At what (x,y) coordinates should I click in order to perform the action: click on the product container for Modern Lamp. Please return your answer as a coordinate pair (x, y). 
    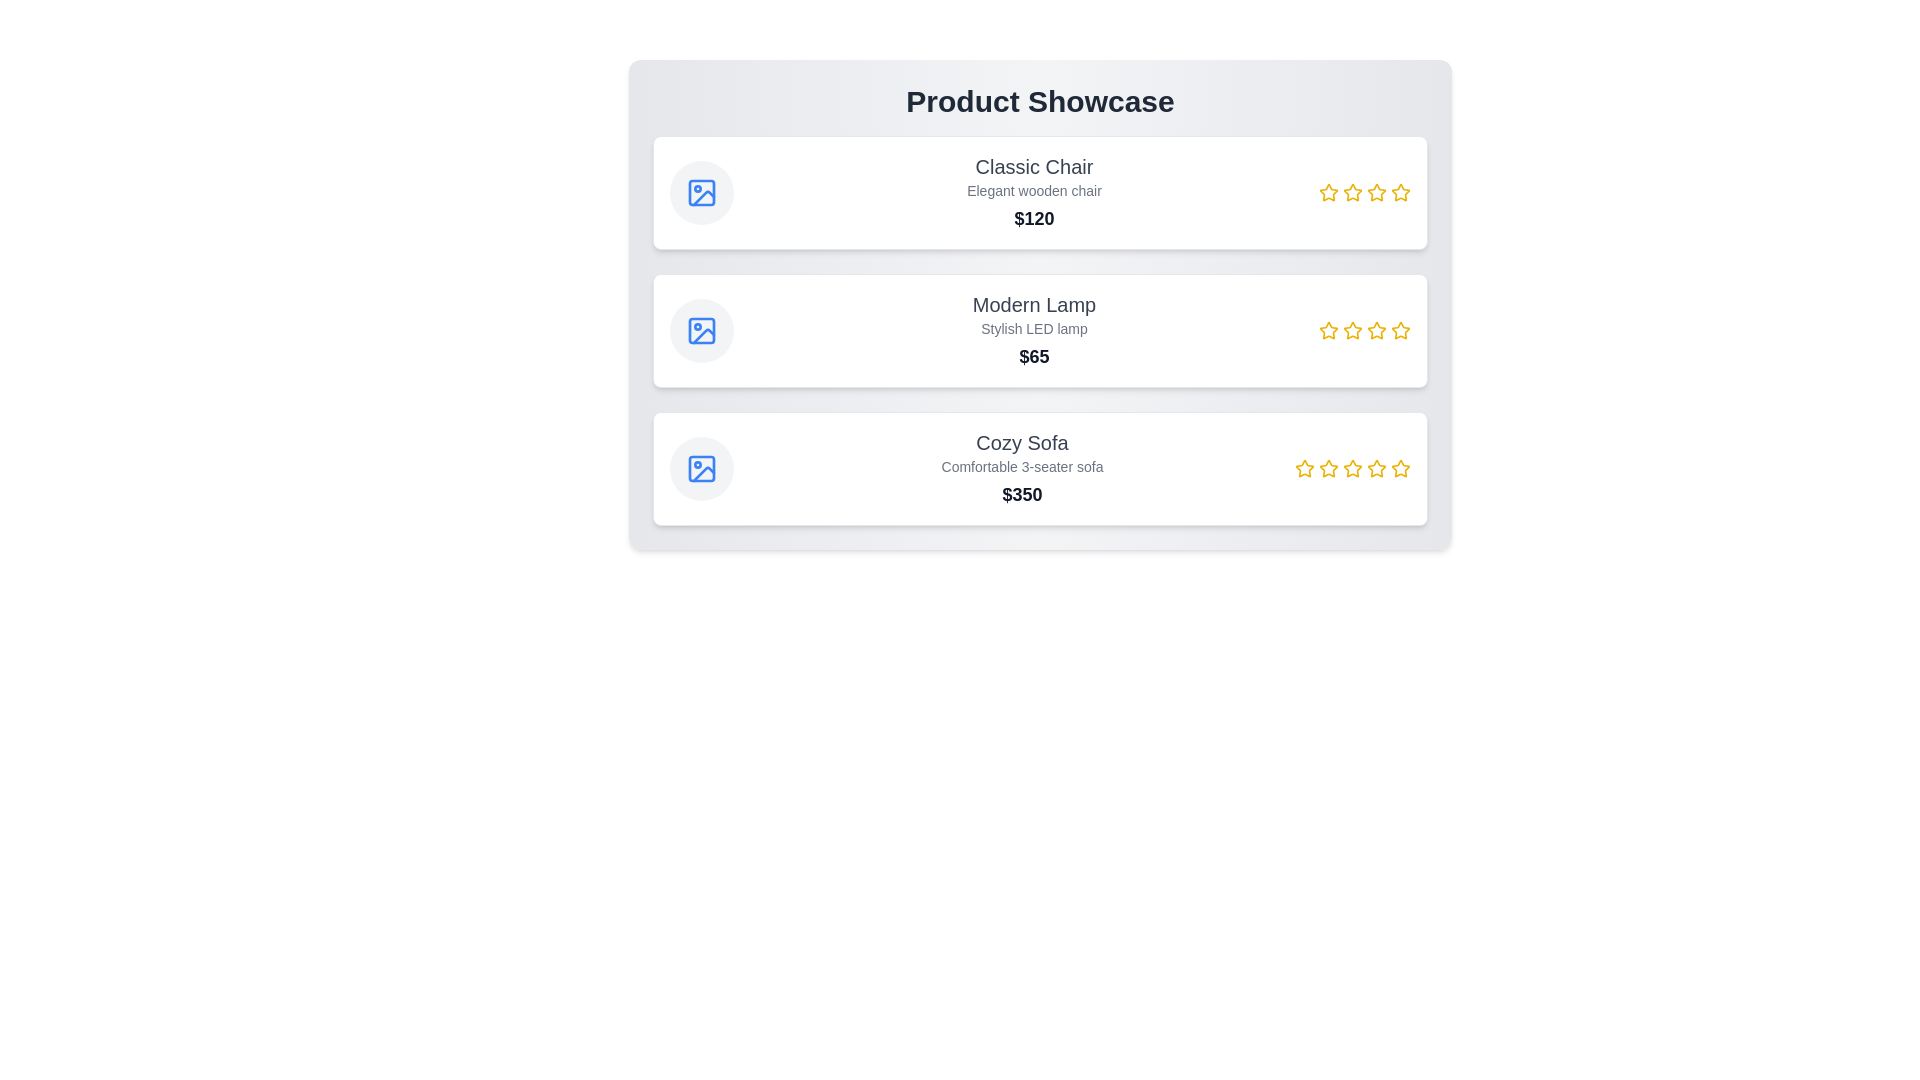
    Looking at the image, I should click on (1040, 330).